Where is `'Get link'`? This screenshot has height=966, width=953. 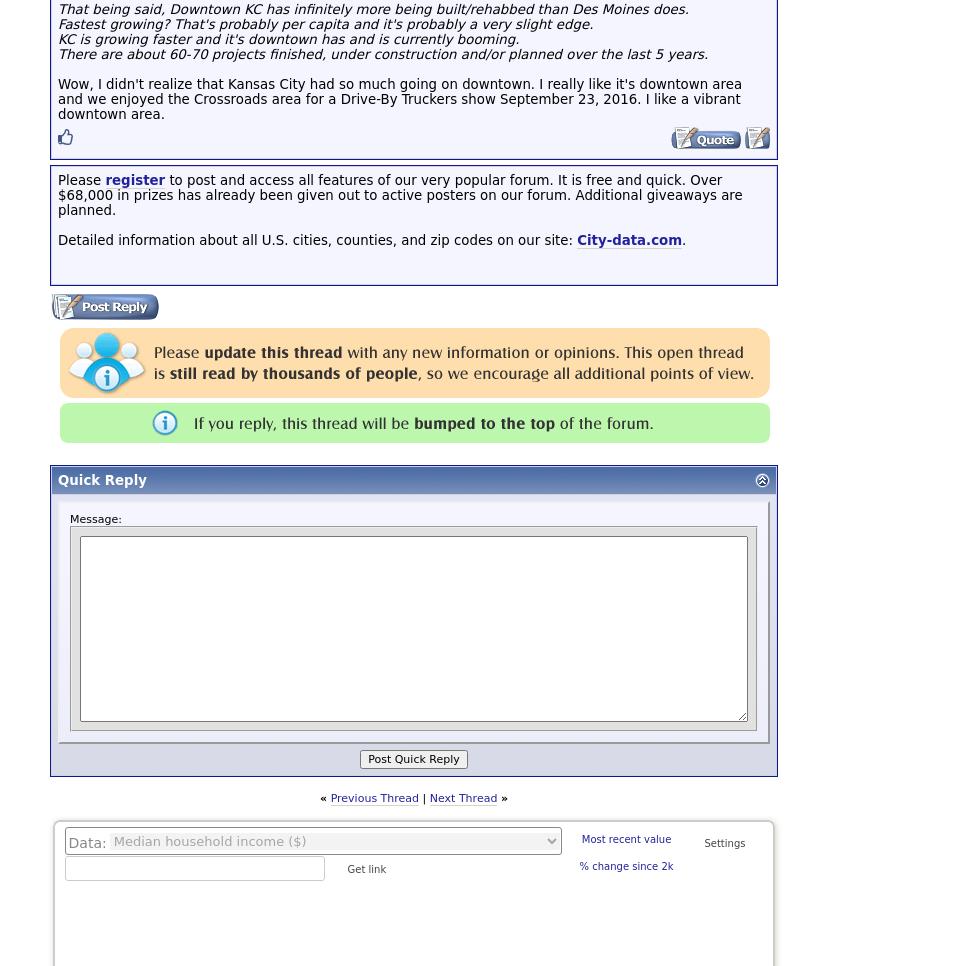
'Get link' is located at coordinates (365, 868).